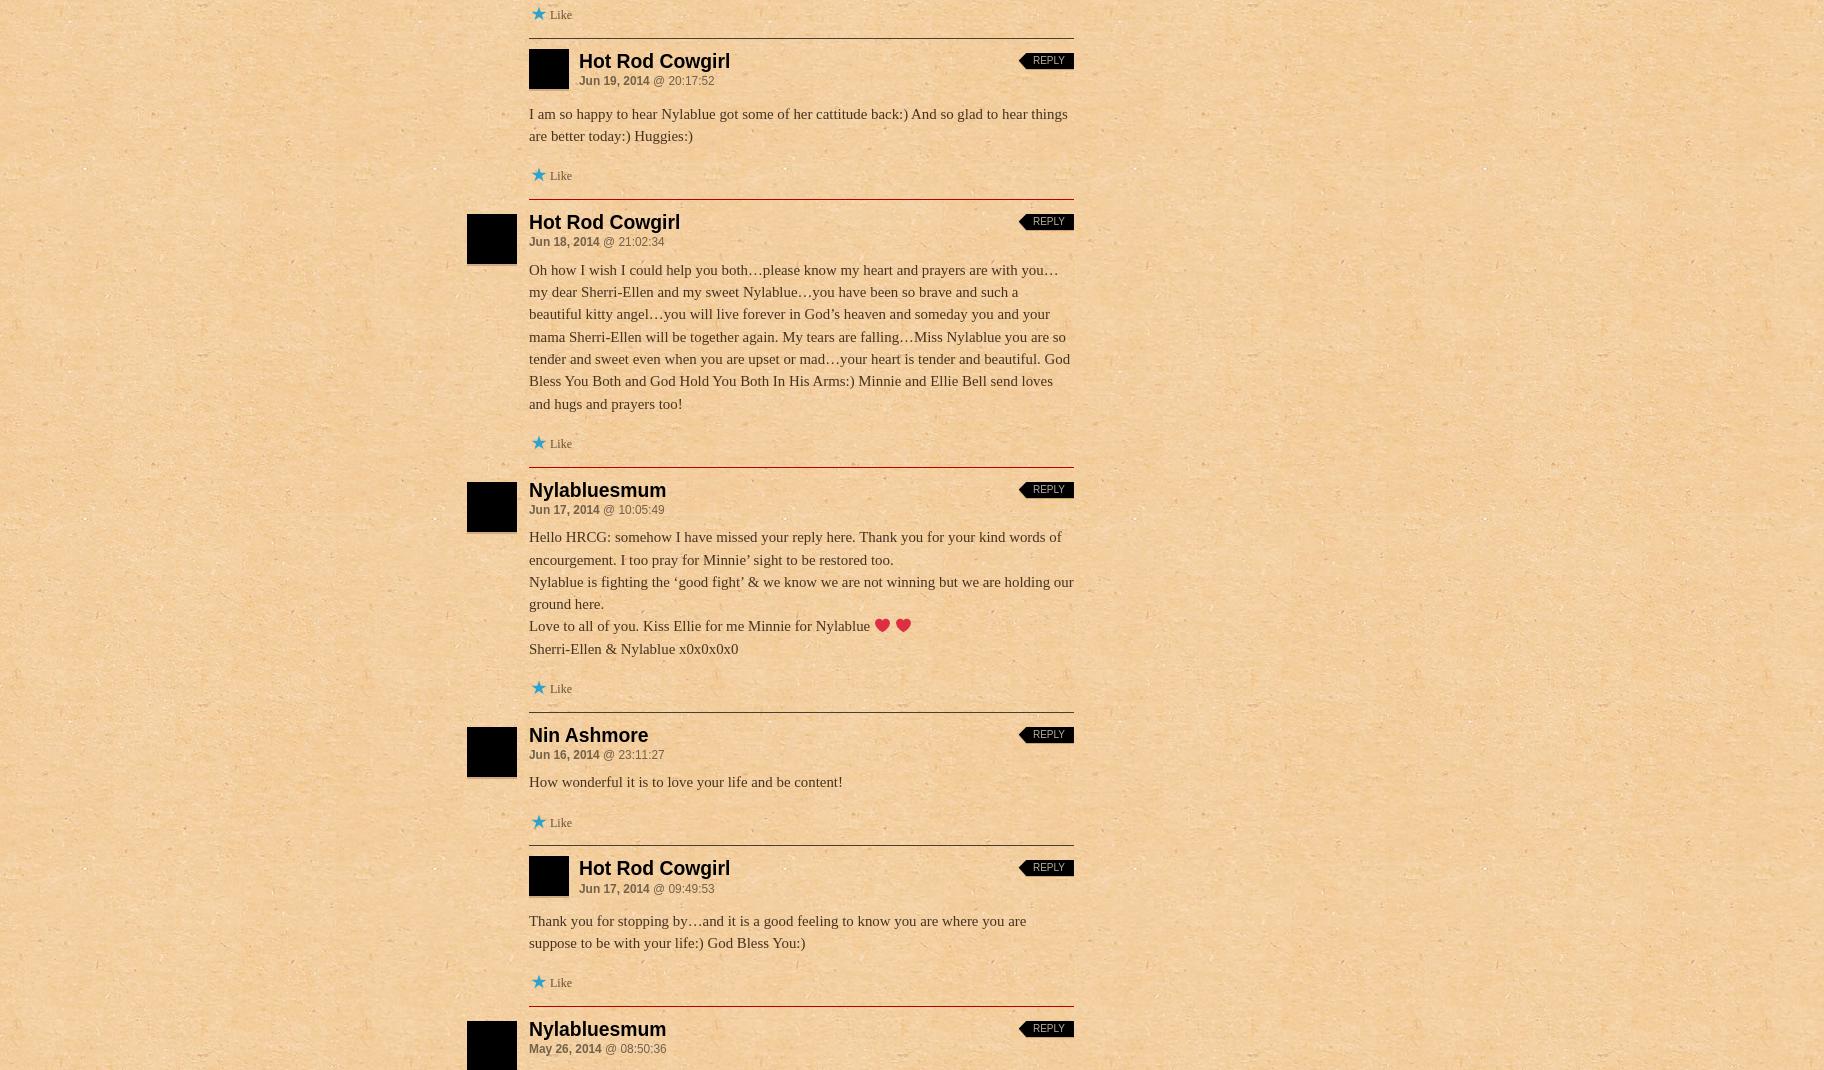 This screenshot has width=1824, height=1070. Describe the element at coordinates (527, 733) in the screenshot. I see `'Nin Ashmore'` at that location.